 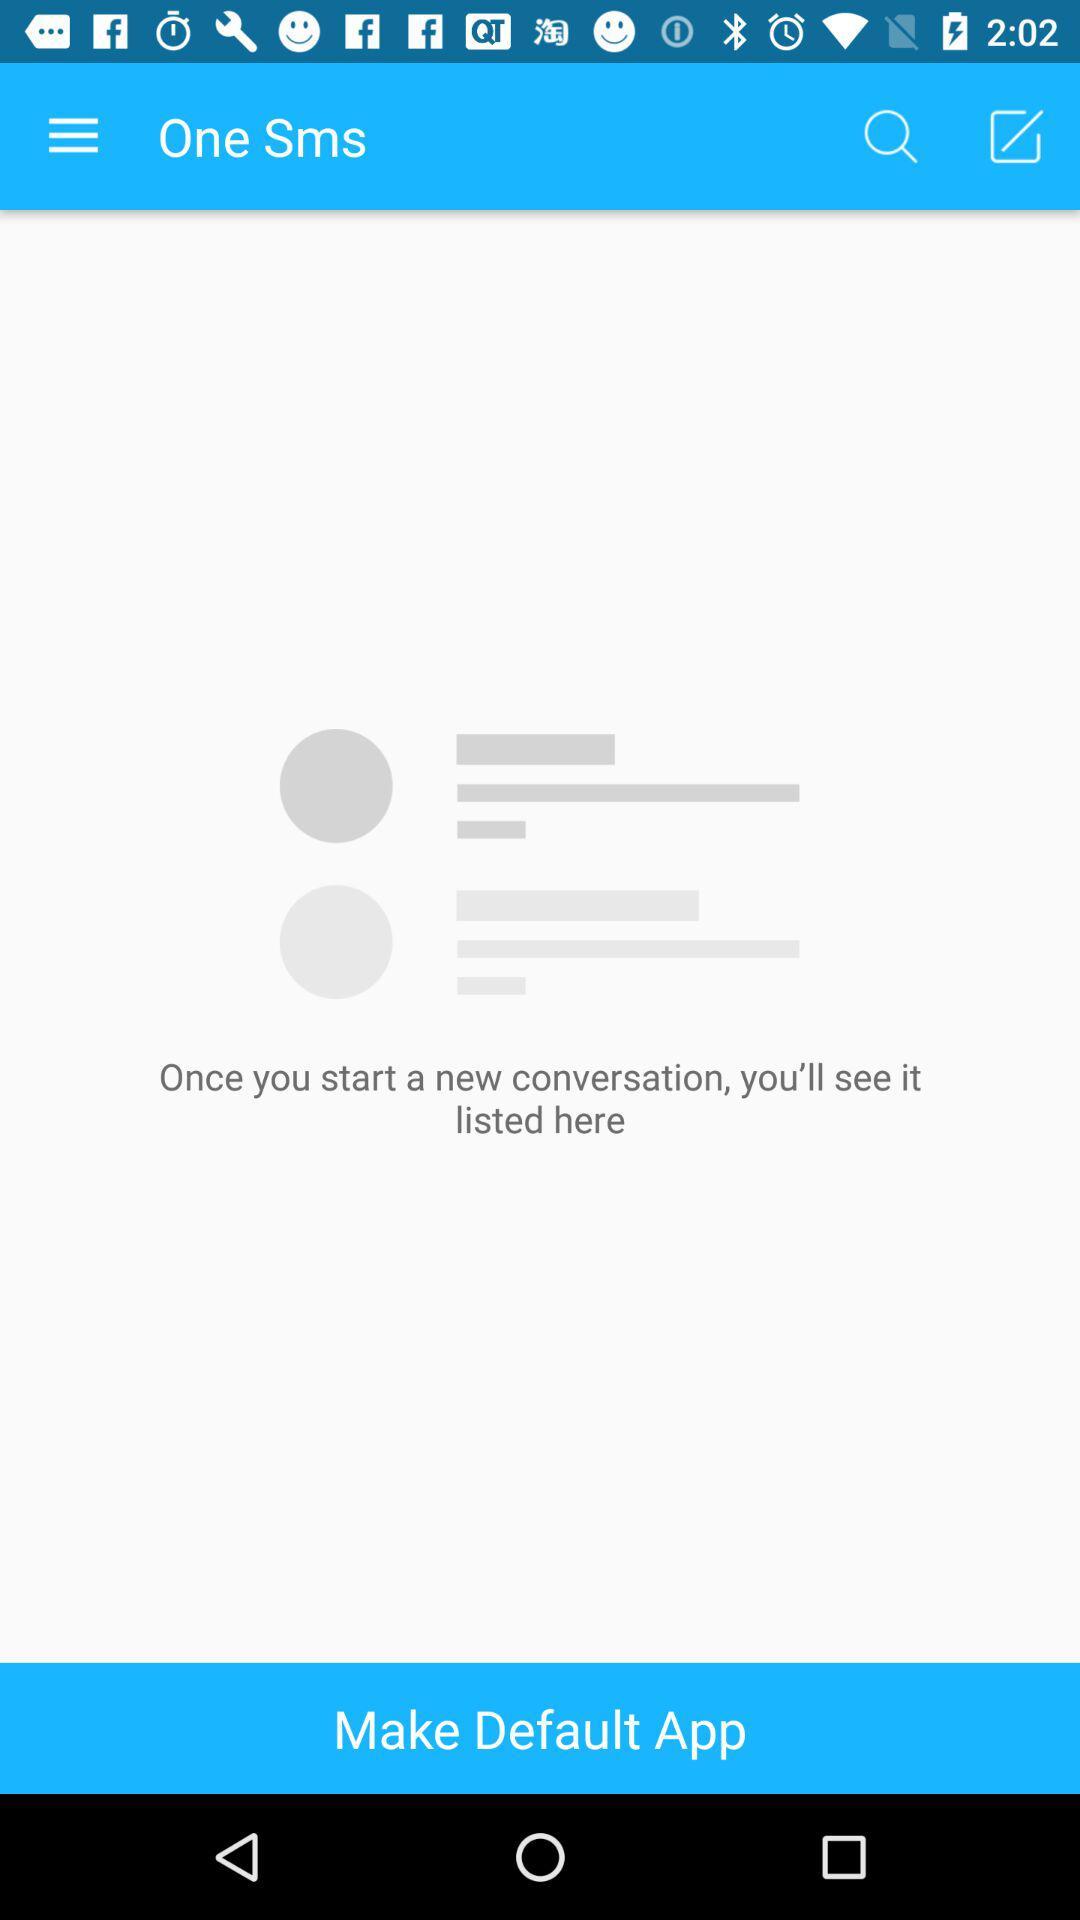 I want to click on app next to one sms item, so click(x=72, y=135).